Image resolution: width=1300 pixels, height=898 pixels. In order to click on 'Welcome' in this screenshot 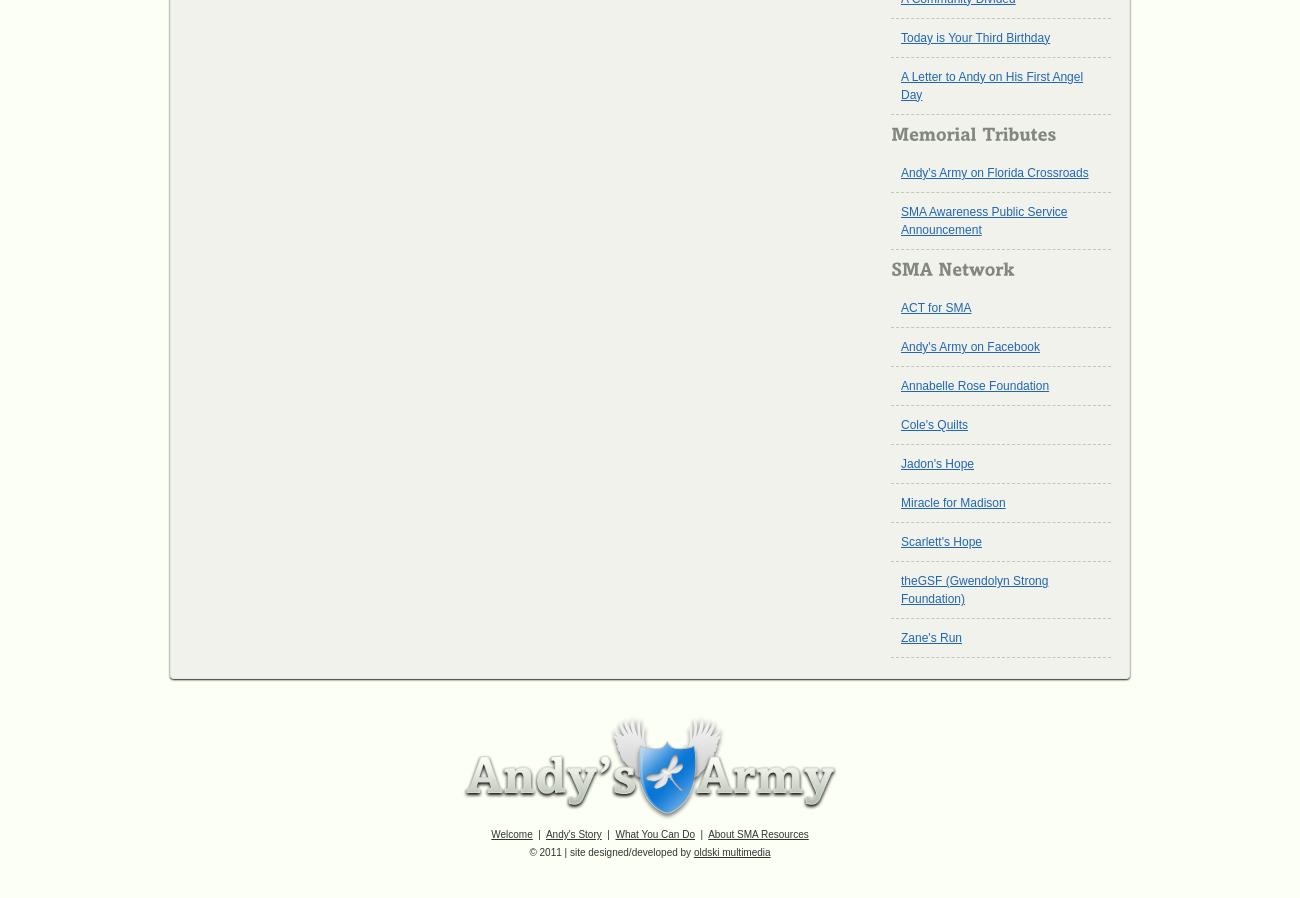, I will do `click(511, 834)`.